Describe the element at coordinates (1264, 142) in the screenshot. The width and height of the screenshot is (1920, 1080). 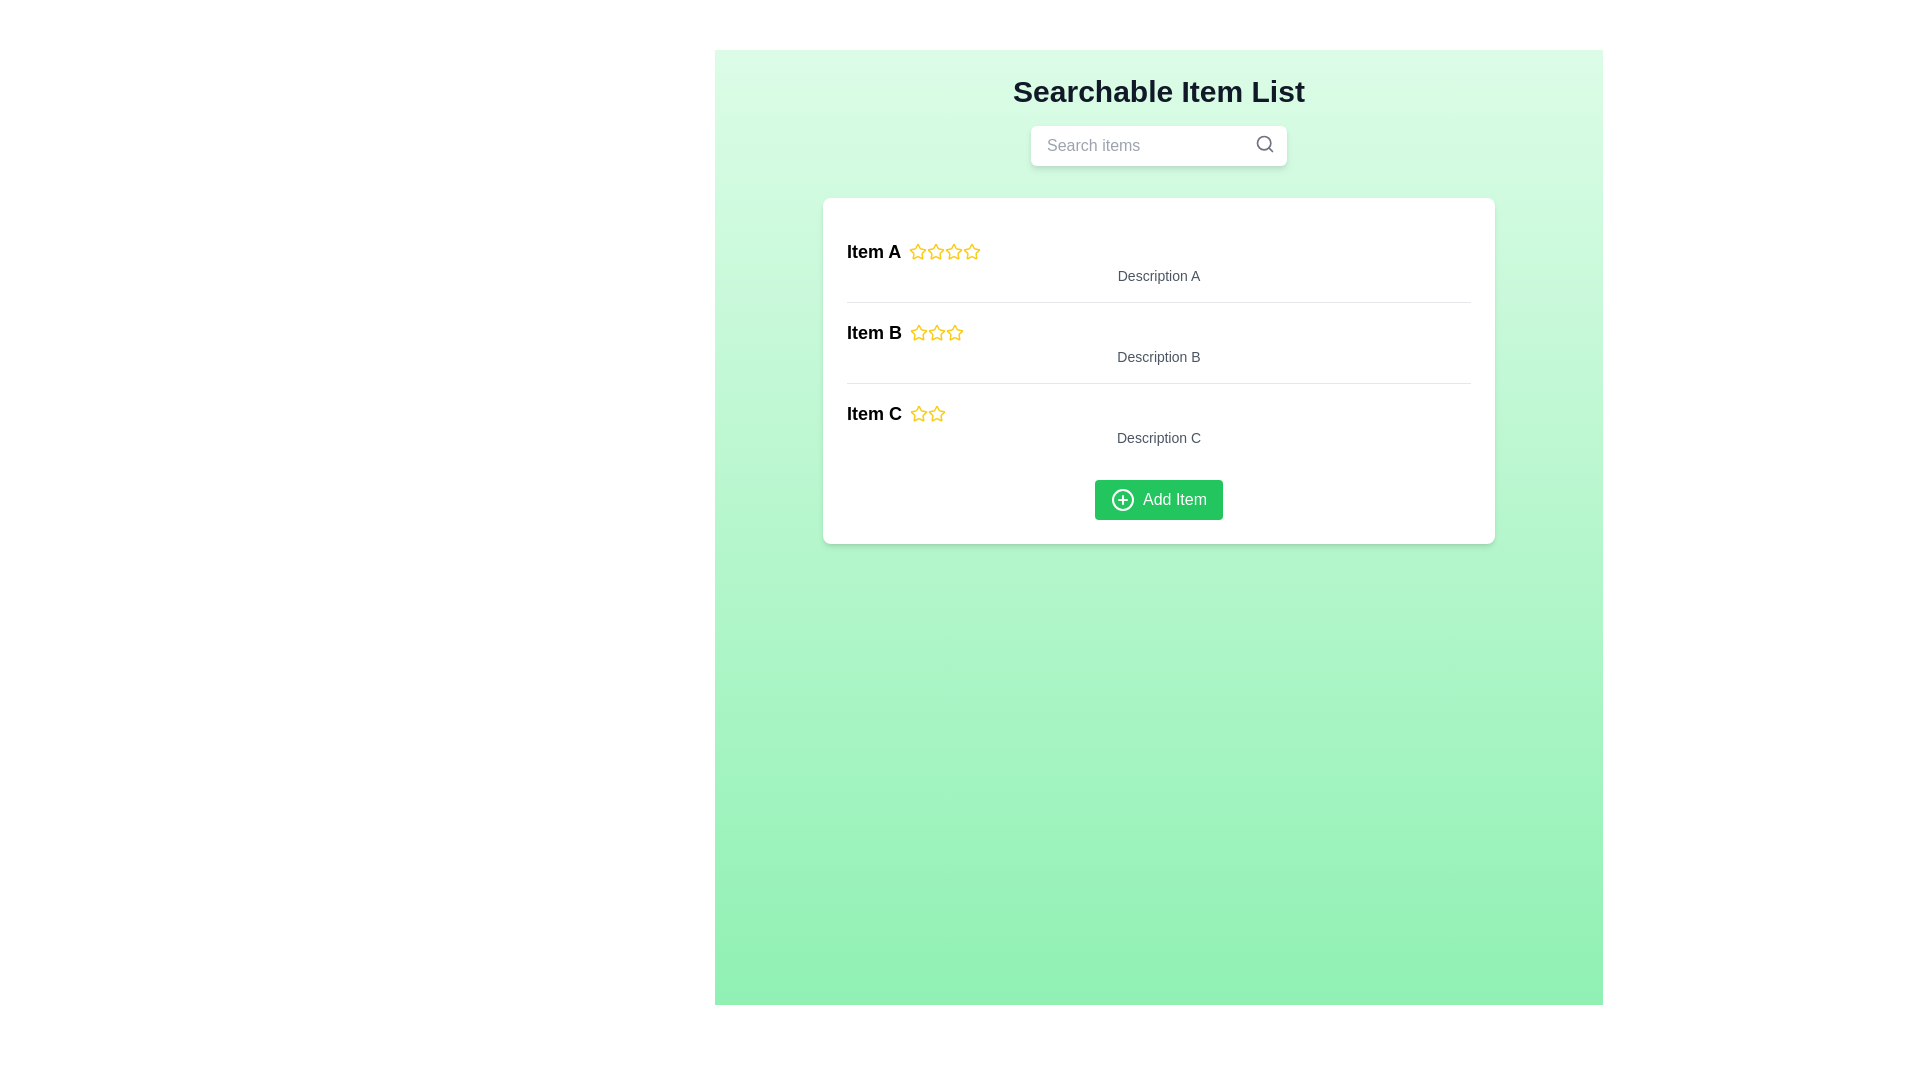
I see `the search icon button located at the top-right corner of the search input field` at that location.